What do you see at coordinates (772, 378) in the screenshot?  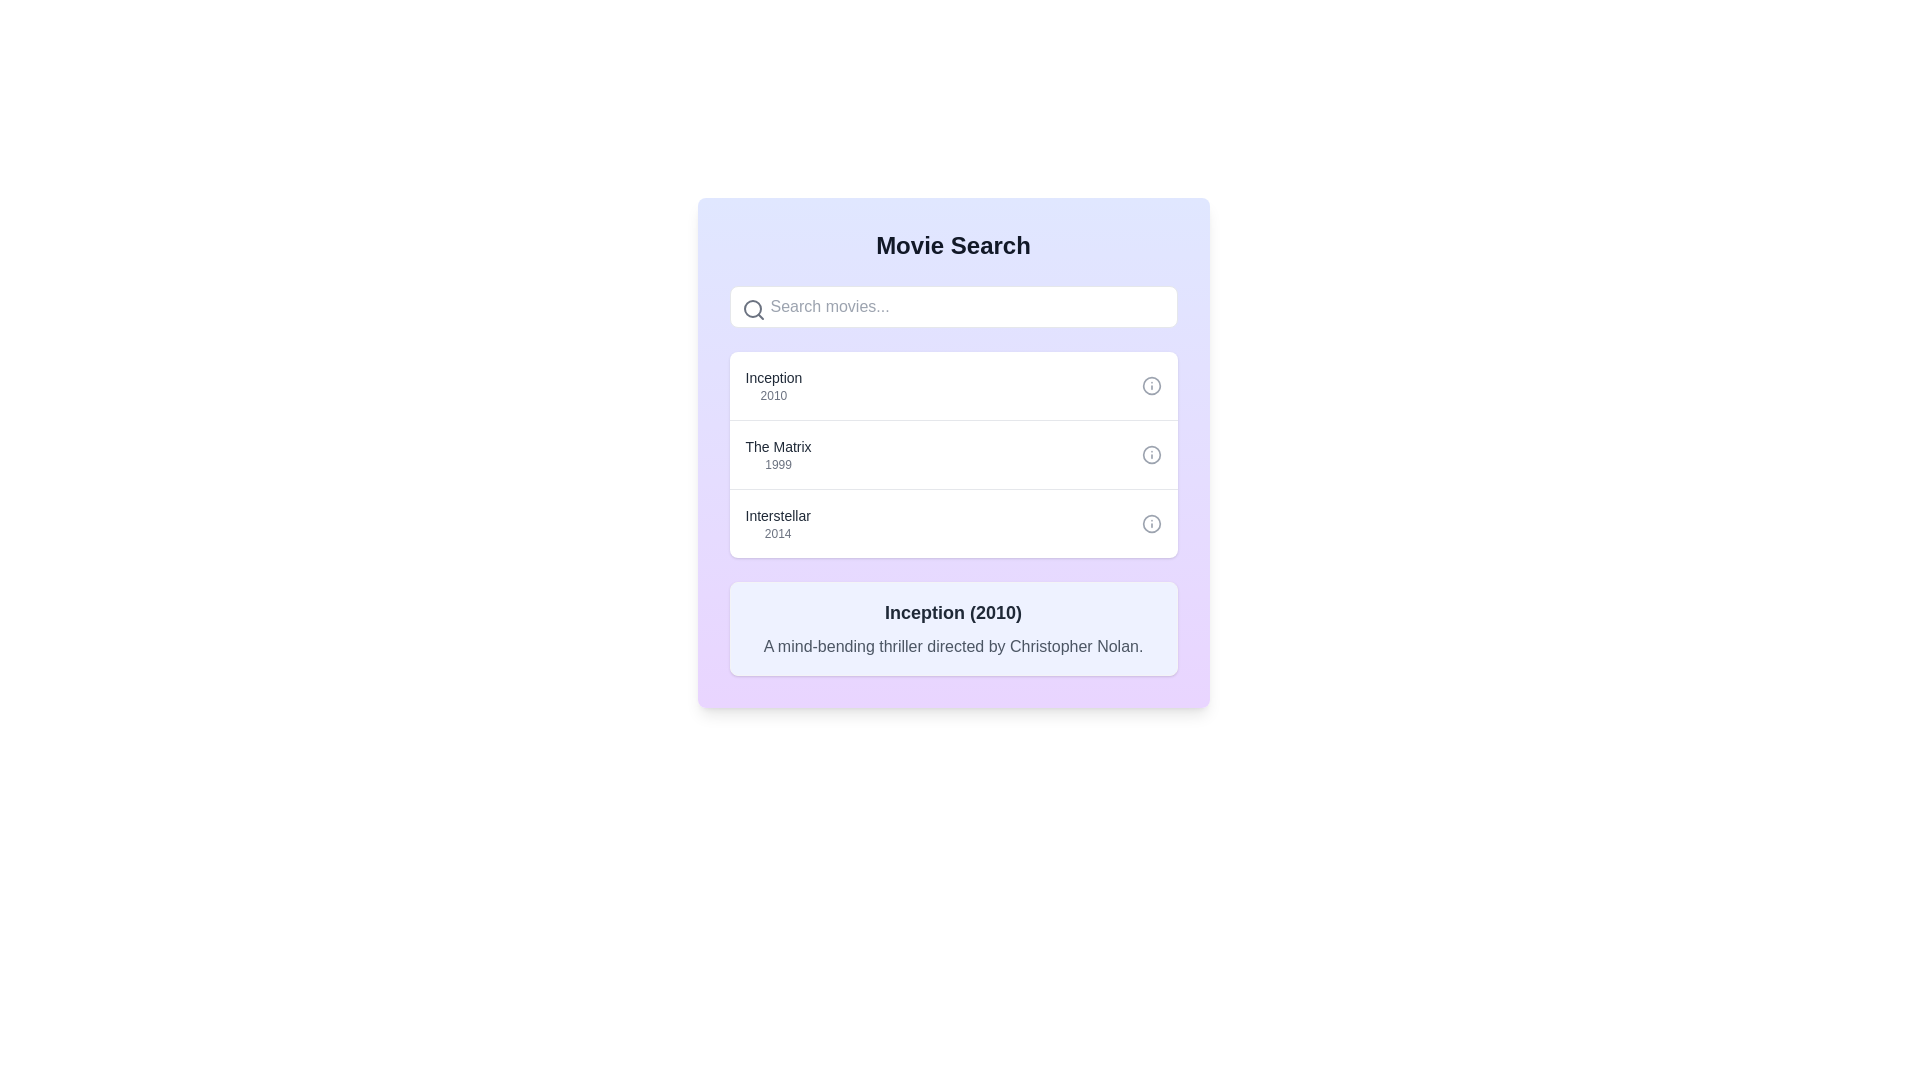 I see `the static text label displaying the movie title 'Inception' in the search results, located in the top-left section of the first movie result box` at bounding box center [772, 378].